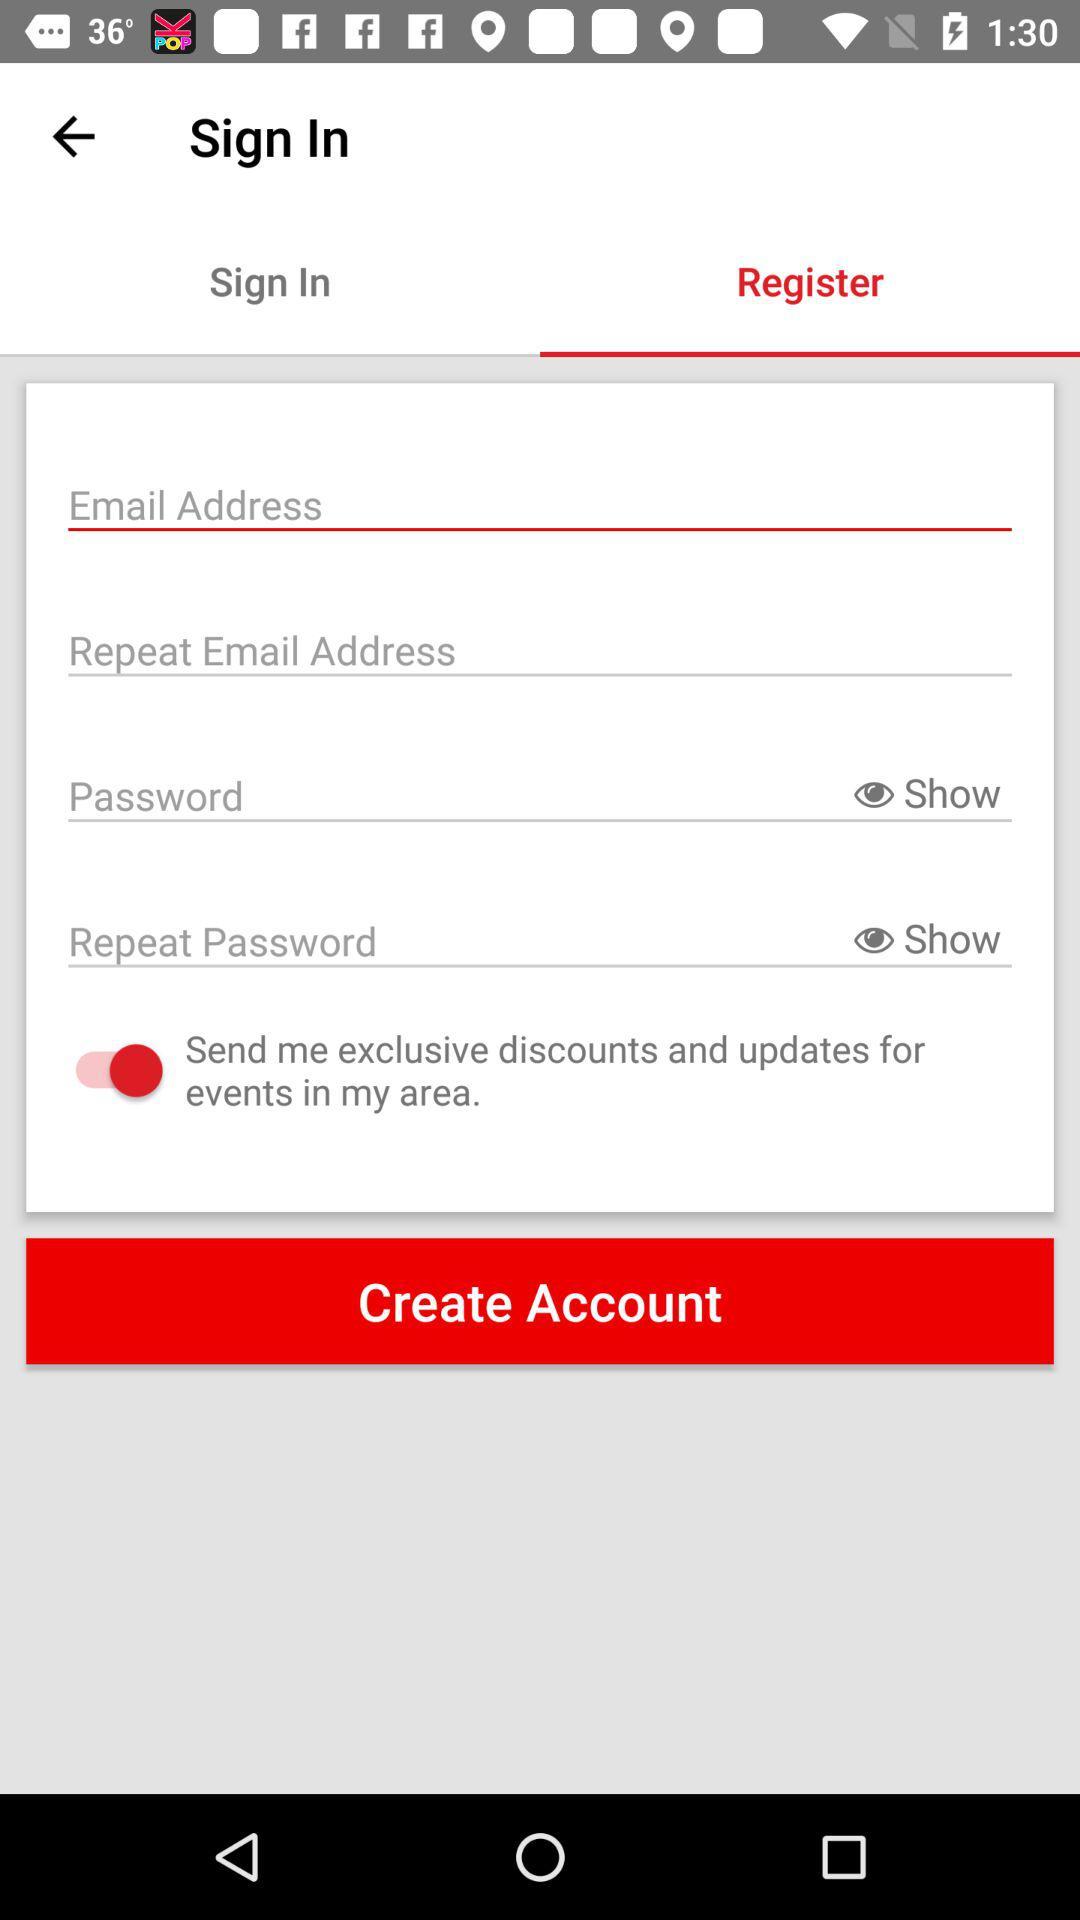  What do you see at coordinates (72, 135) in the screenshot?
I see `the icon to the left of sign in` at bounding box center [72, 135].